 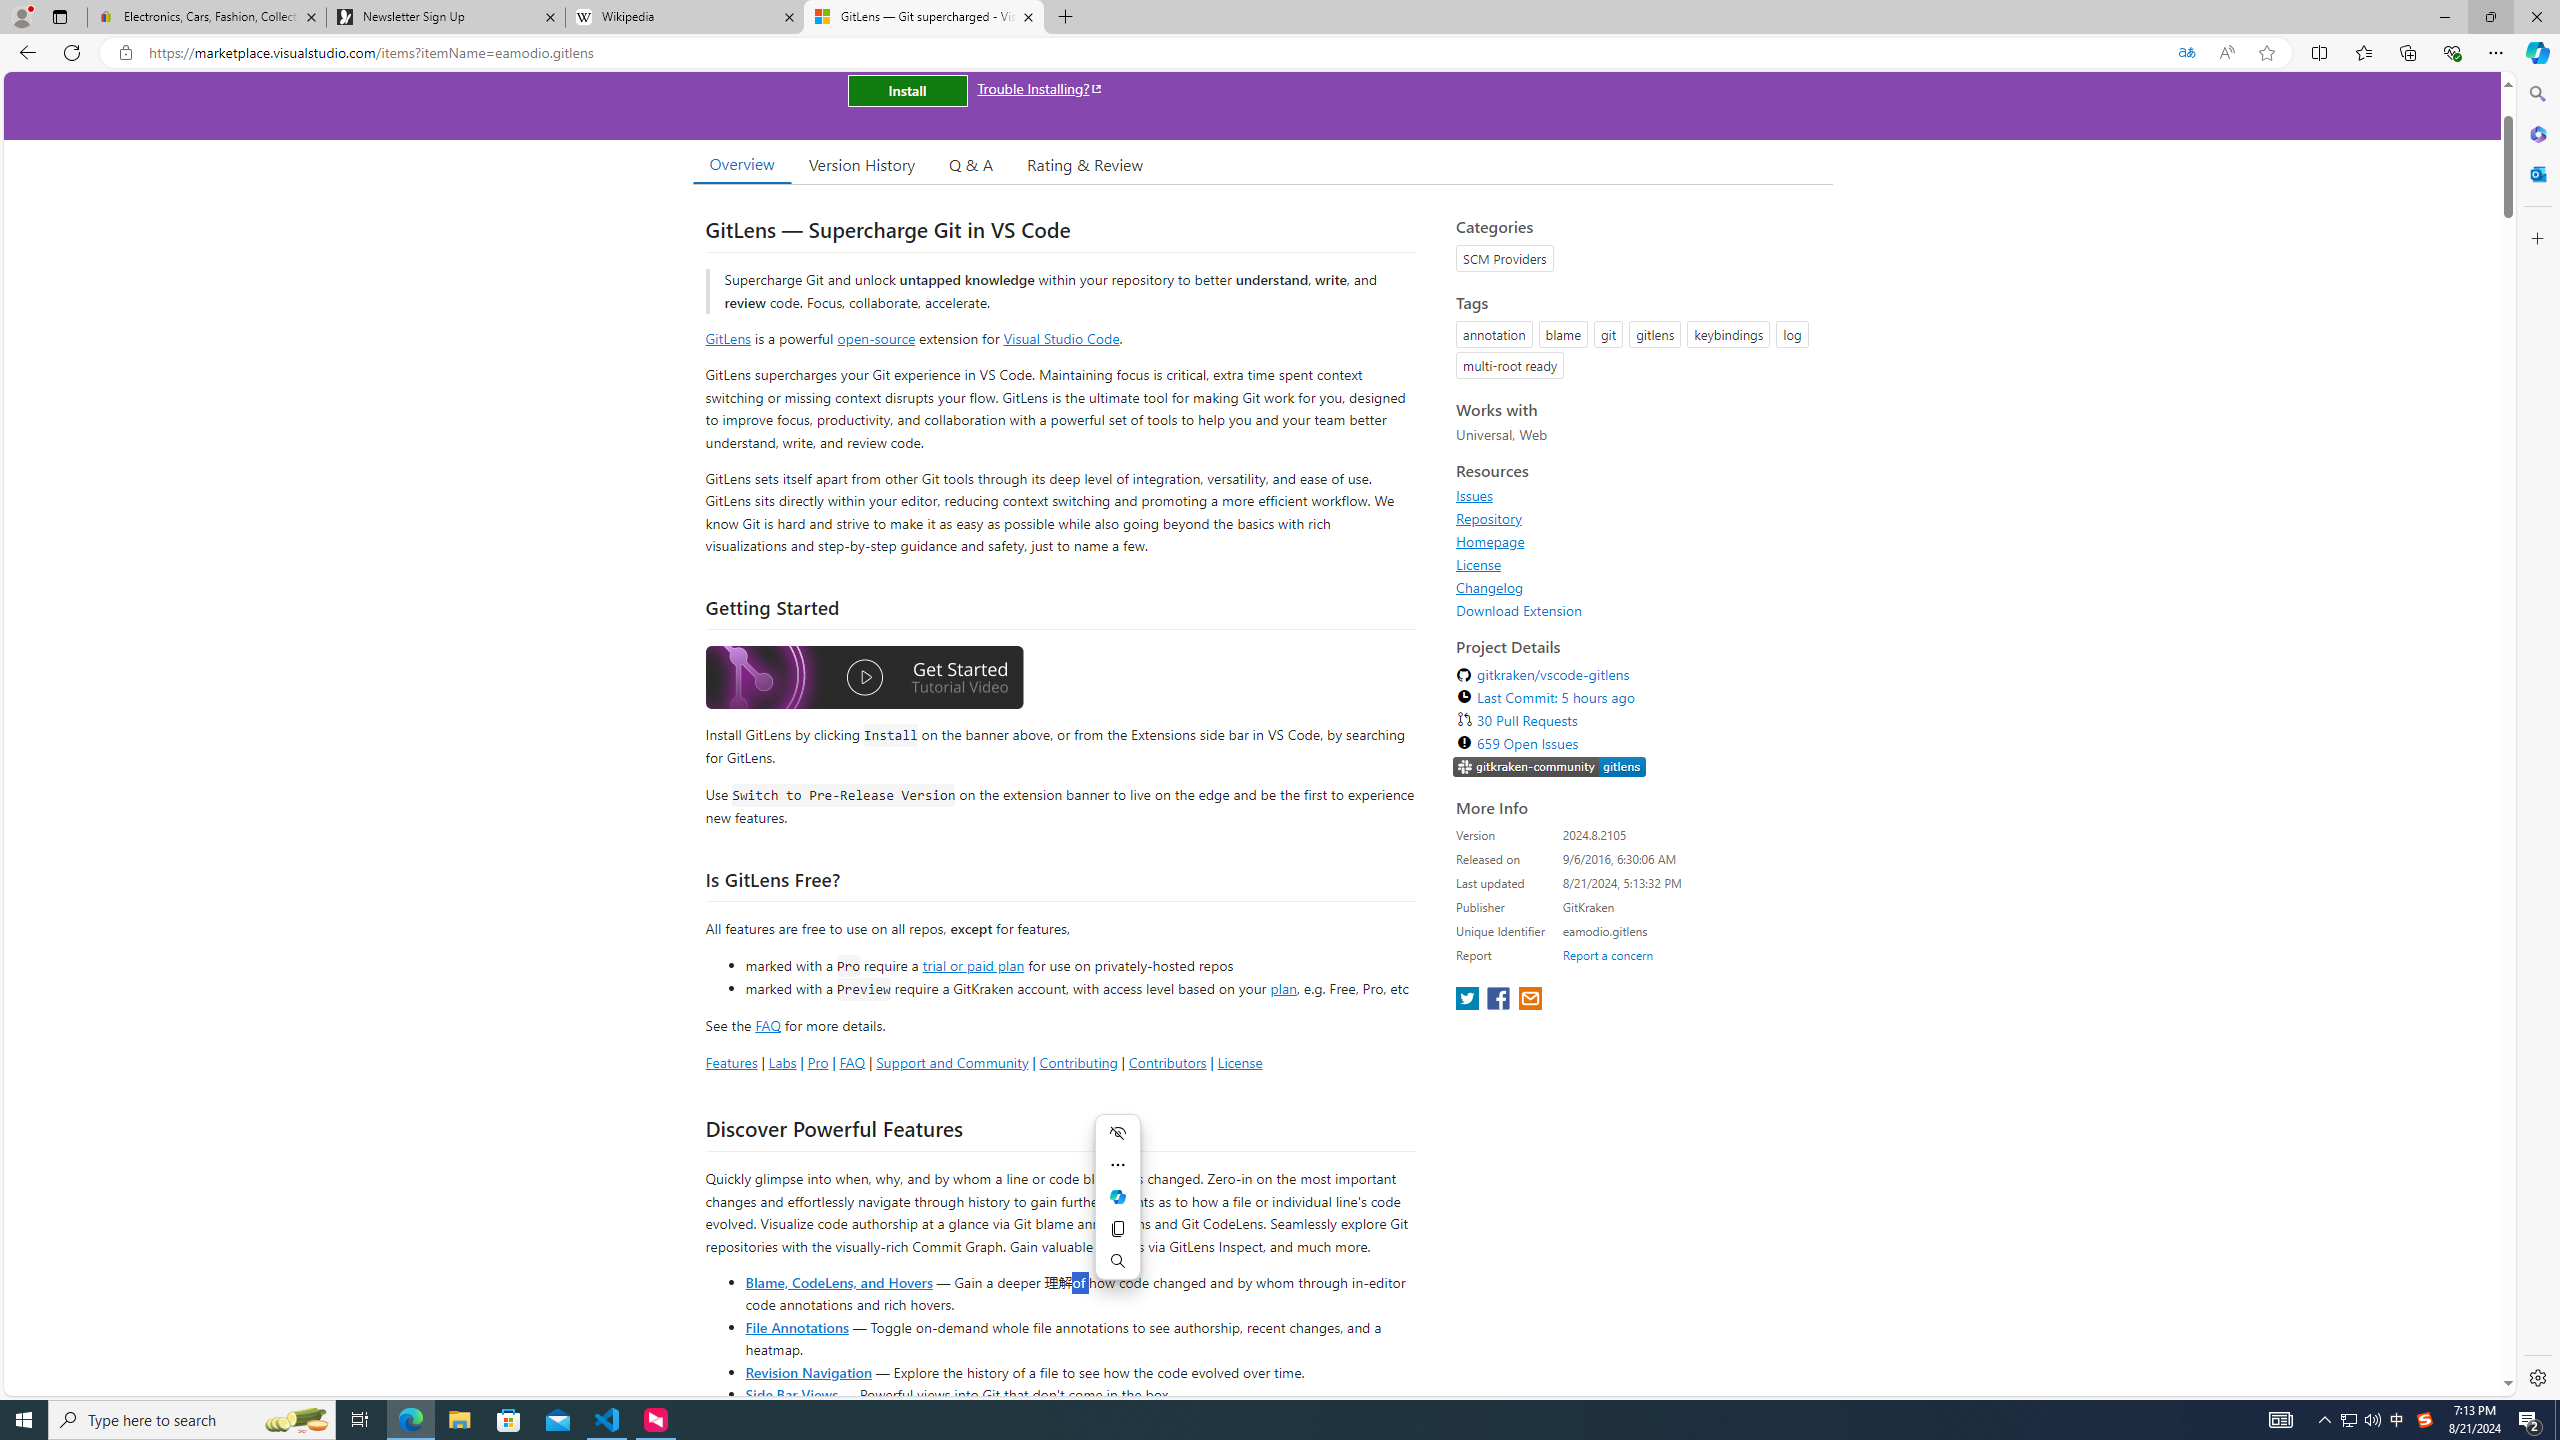 What do you see at coordinates (1638, 495) in the screenshot?
I see `'Issues'` at bounding box center [1638, 495].